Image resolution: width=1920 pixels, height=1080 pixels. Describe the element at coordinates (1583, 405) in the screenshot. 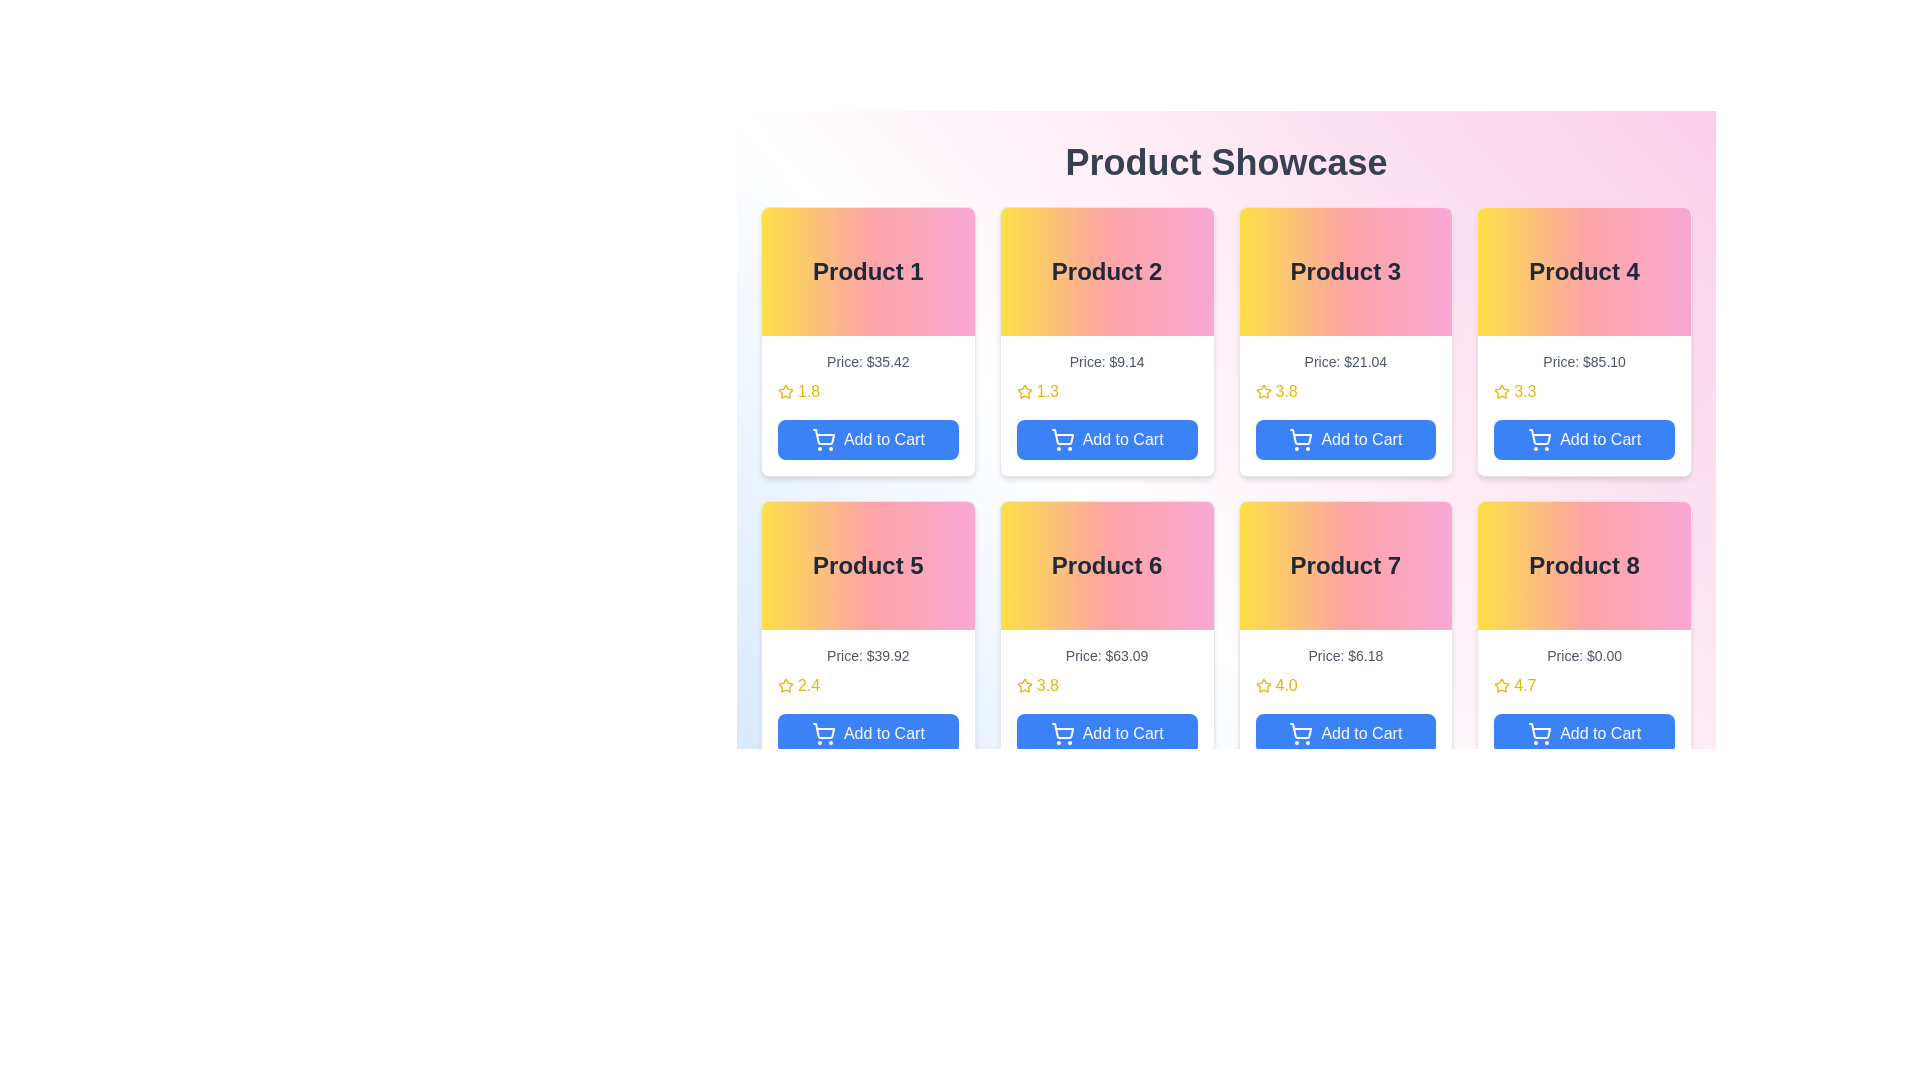

I see `the 'Add to Cart' button located in the Interactive card detail section for 'Product 4', which is positioned in the fourth slot of the product grid` at that location.